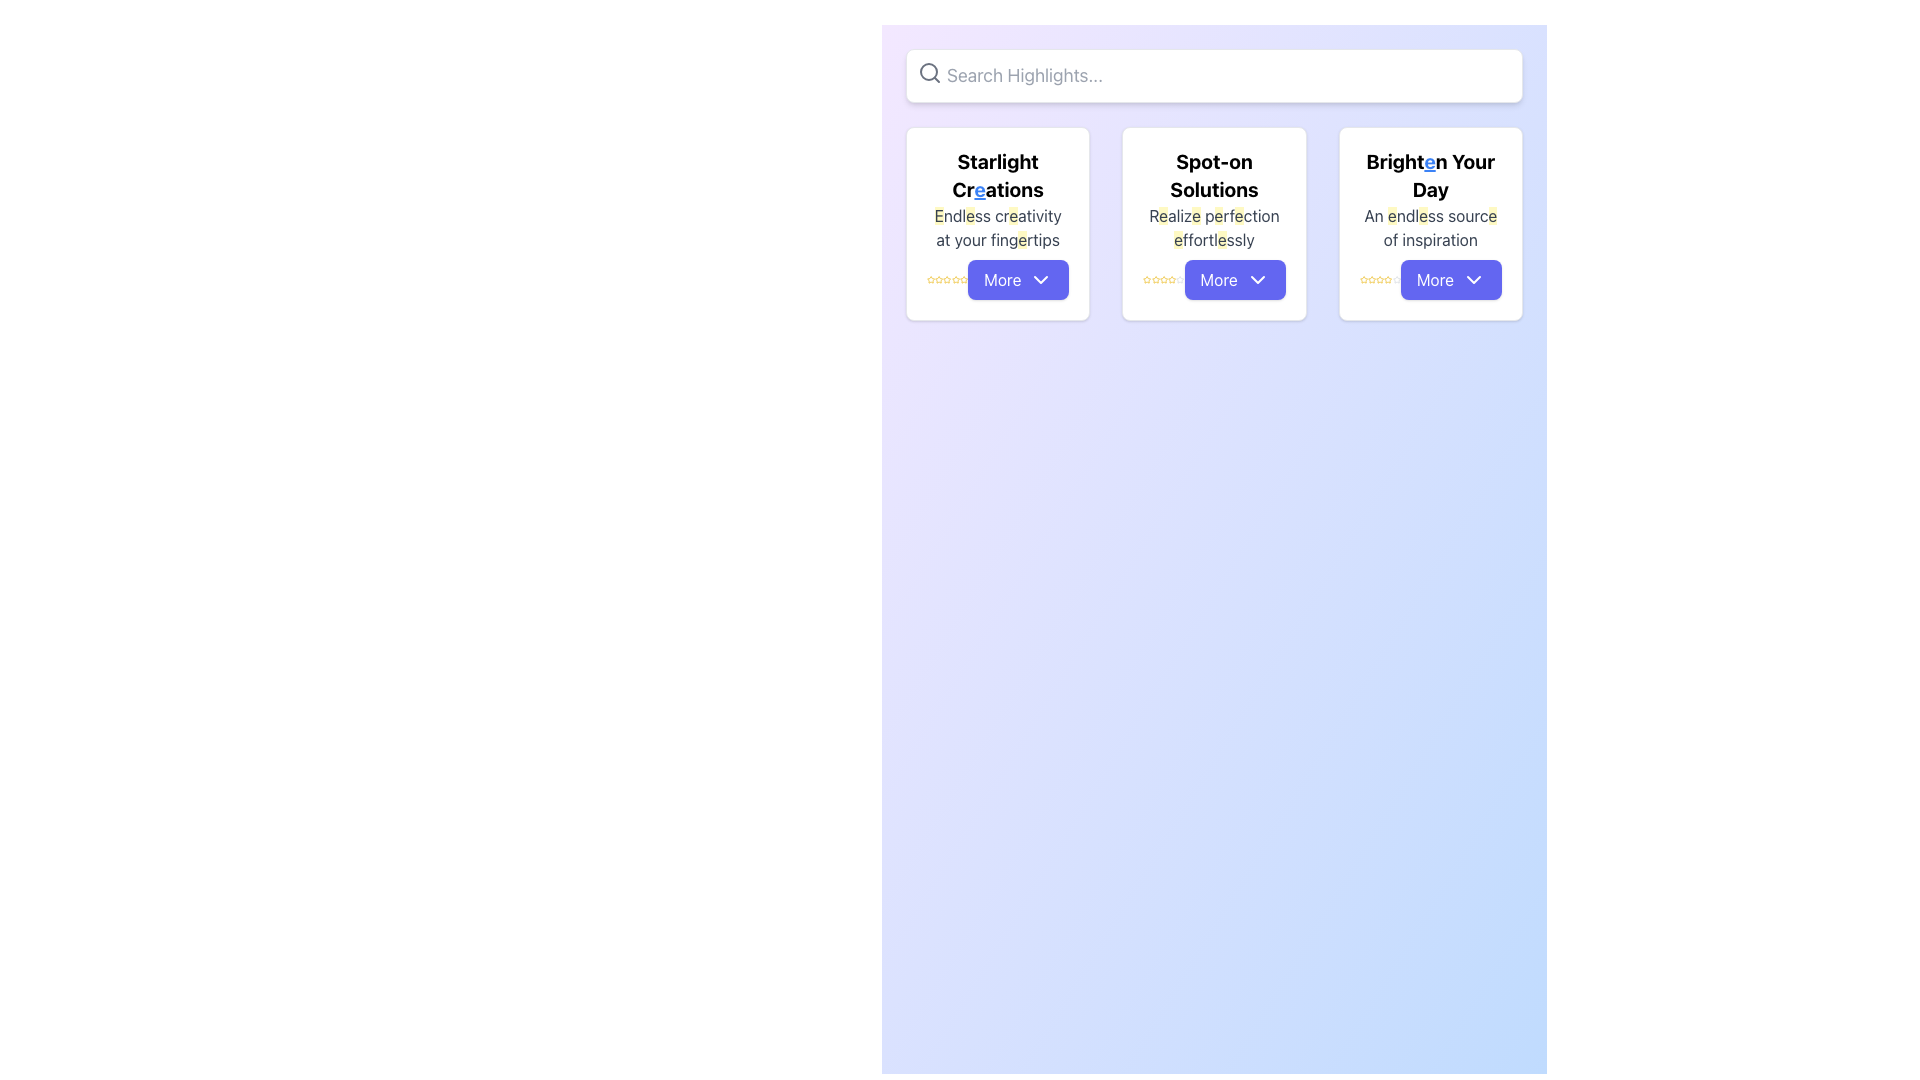 The image size is (1920, 1080). I want to click on the final segment of the descriptive text within the 'Spot-on Solutions' card, which is part of the phrase 'Realize perfection effortlessly.', so click(1239, 238).